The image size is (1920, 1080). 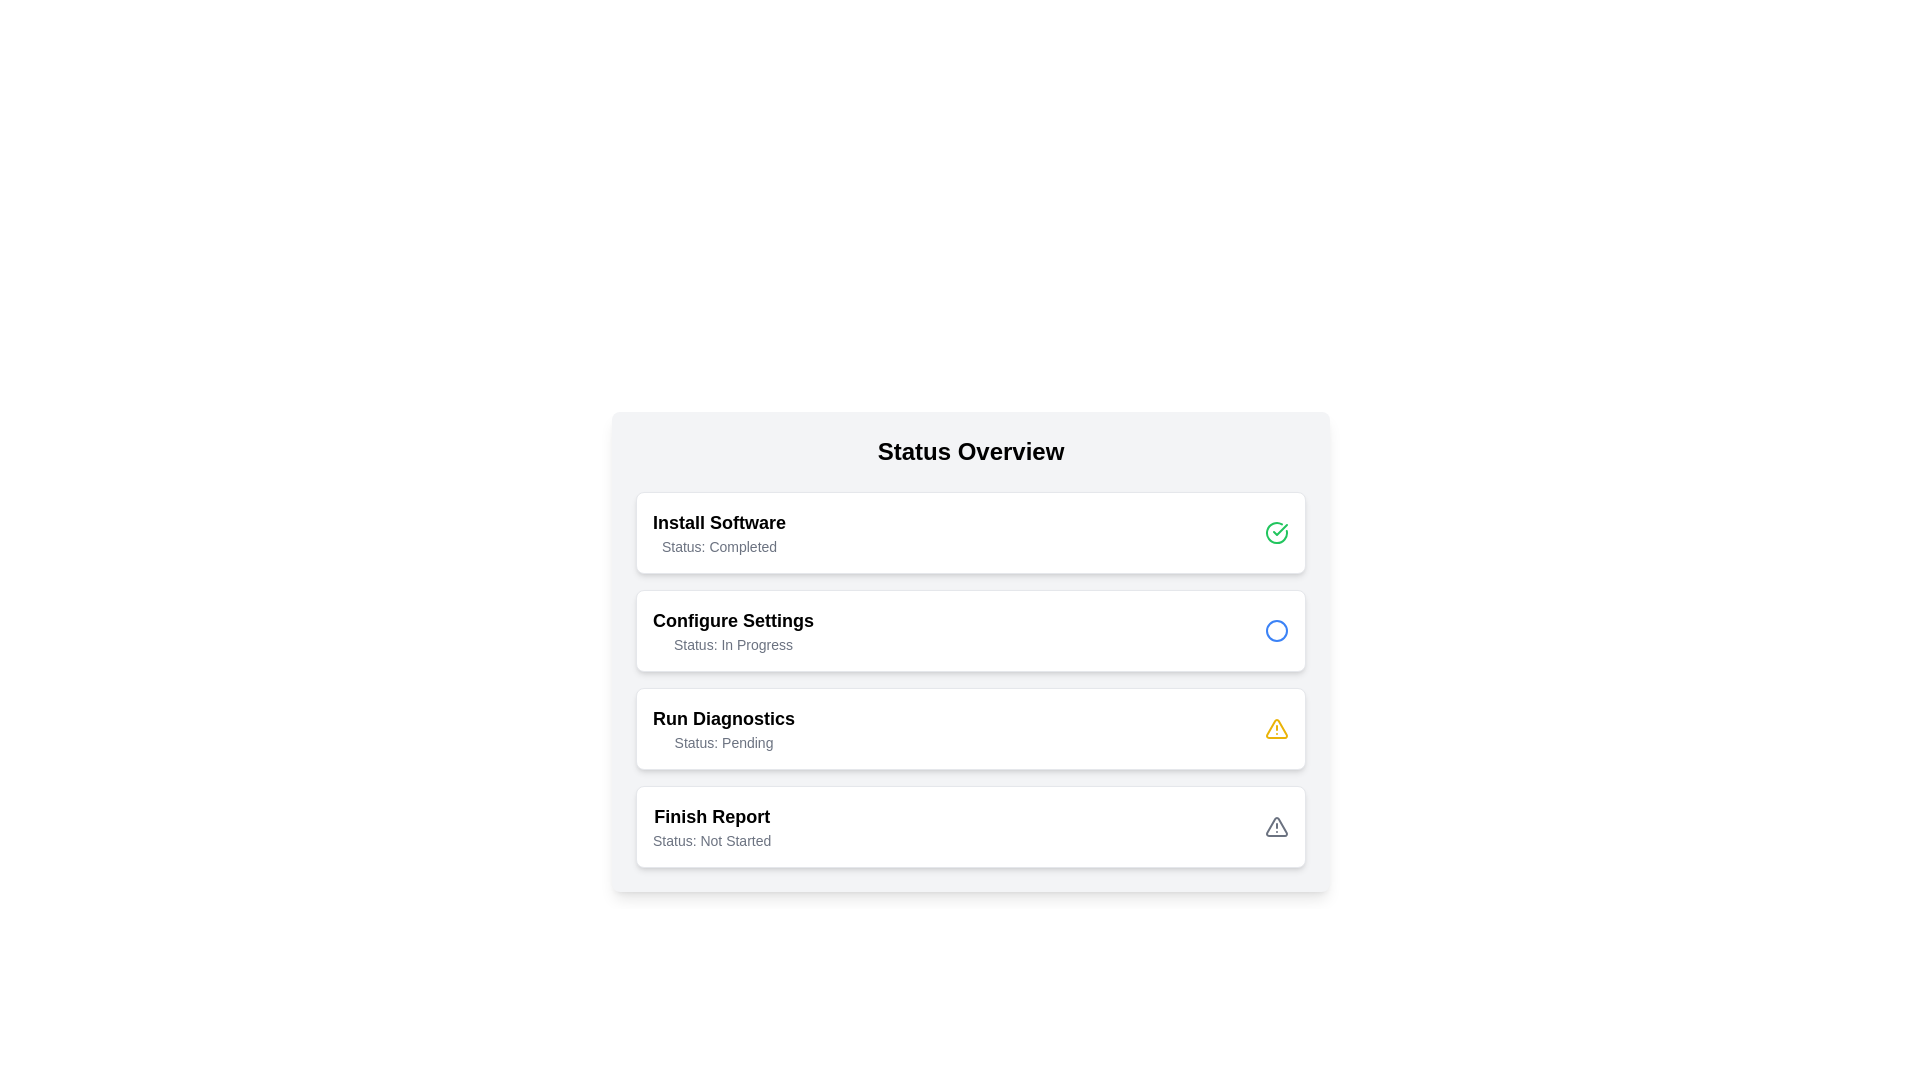 What do you see at coordinates (970, 648) in the screenshot?
I see `the second Information card in the Status Overview section` at bounding box center [970, 648].